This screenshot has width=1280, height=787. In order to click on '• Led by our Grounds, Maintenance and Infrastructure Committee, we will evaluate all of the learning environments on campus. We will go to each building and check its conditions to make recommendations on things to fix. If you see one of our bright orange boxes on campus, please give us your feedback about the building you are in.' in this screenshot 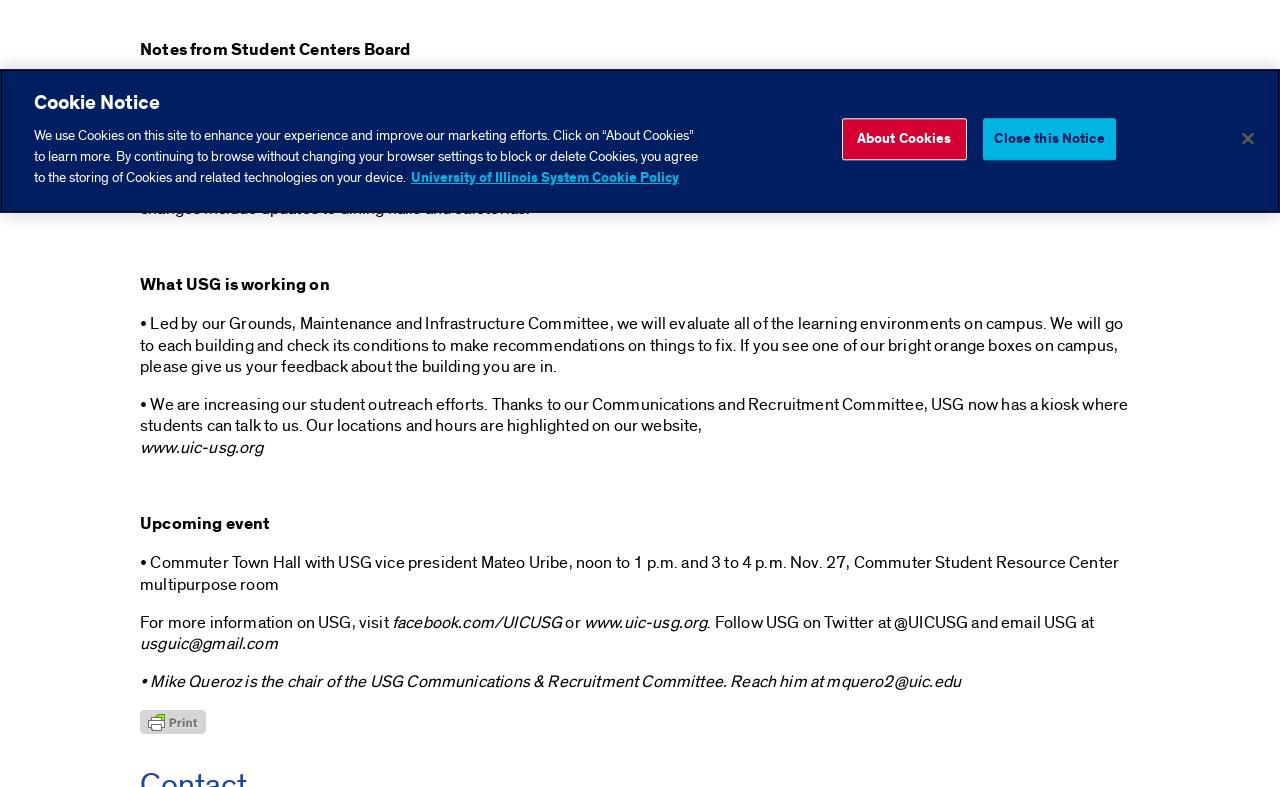, I will do `click(630, 343)`.